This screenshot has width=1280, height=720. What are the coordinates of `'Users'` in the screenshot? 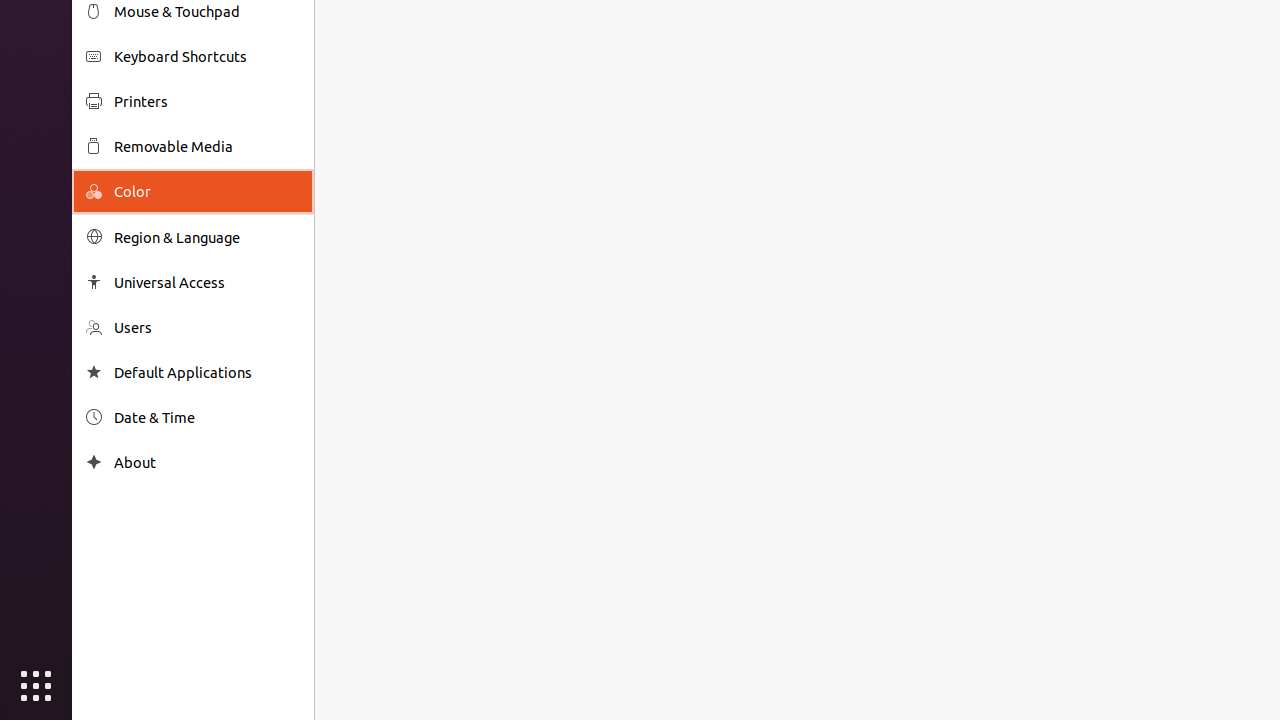 It's located at (206, 326).